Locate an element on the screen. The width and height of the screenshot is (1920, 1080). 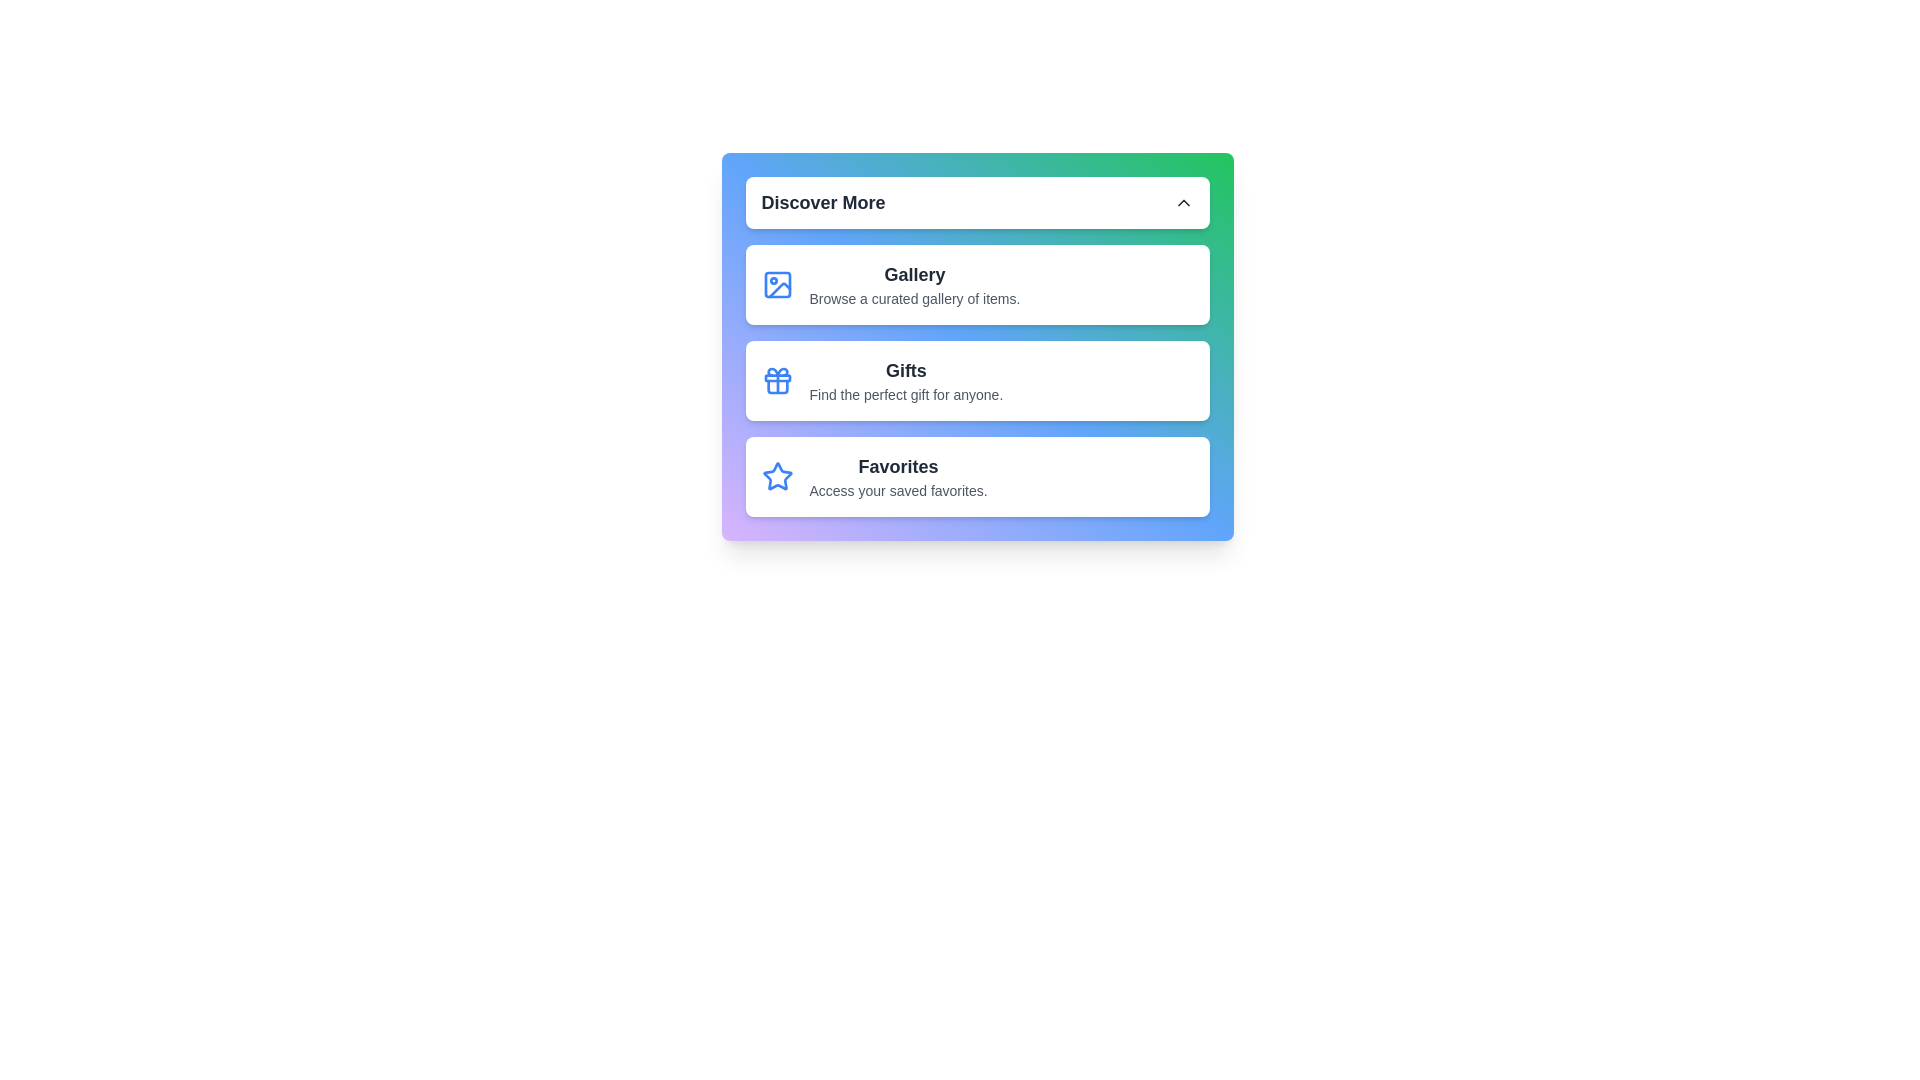
the text content of the menu item Gallery is located at coordinates (809, 260).